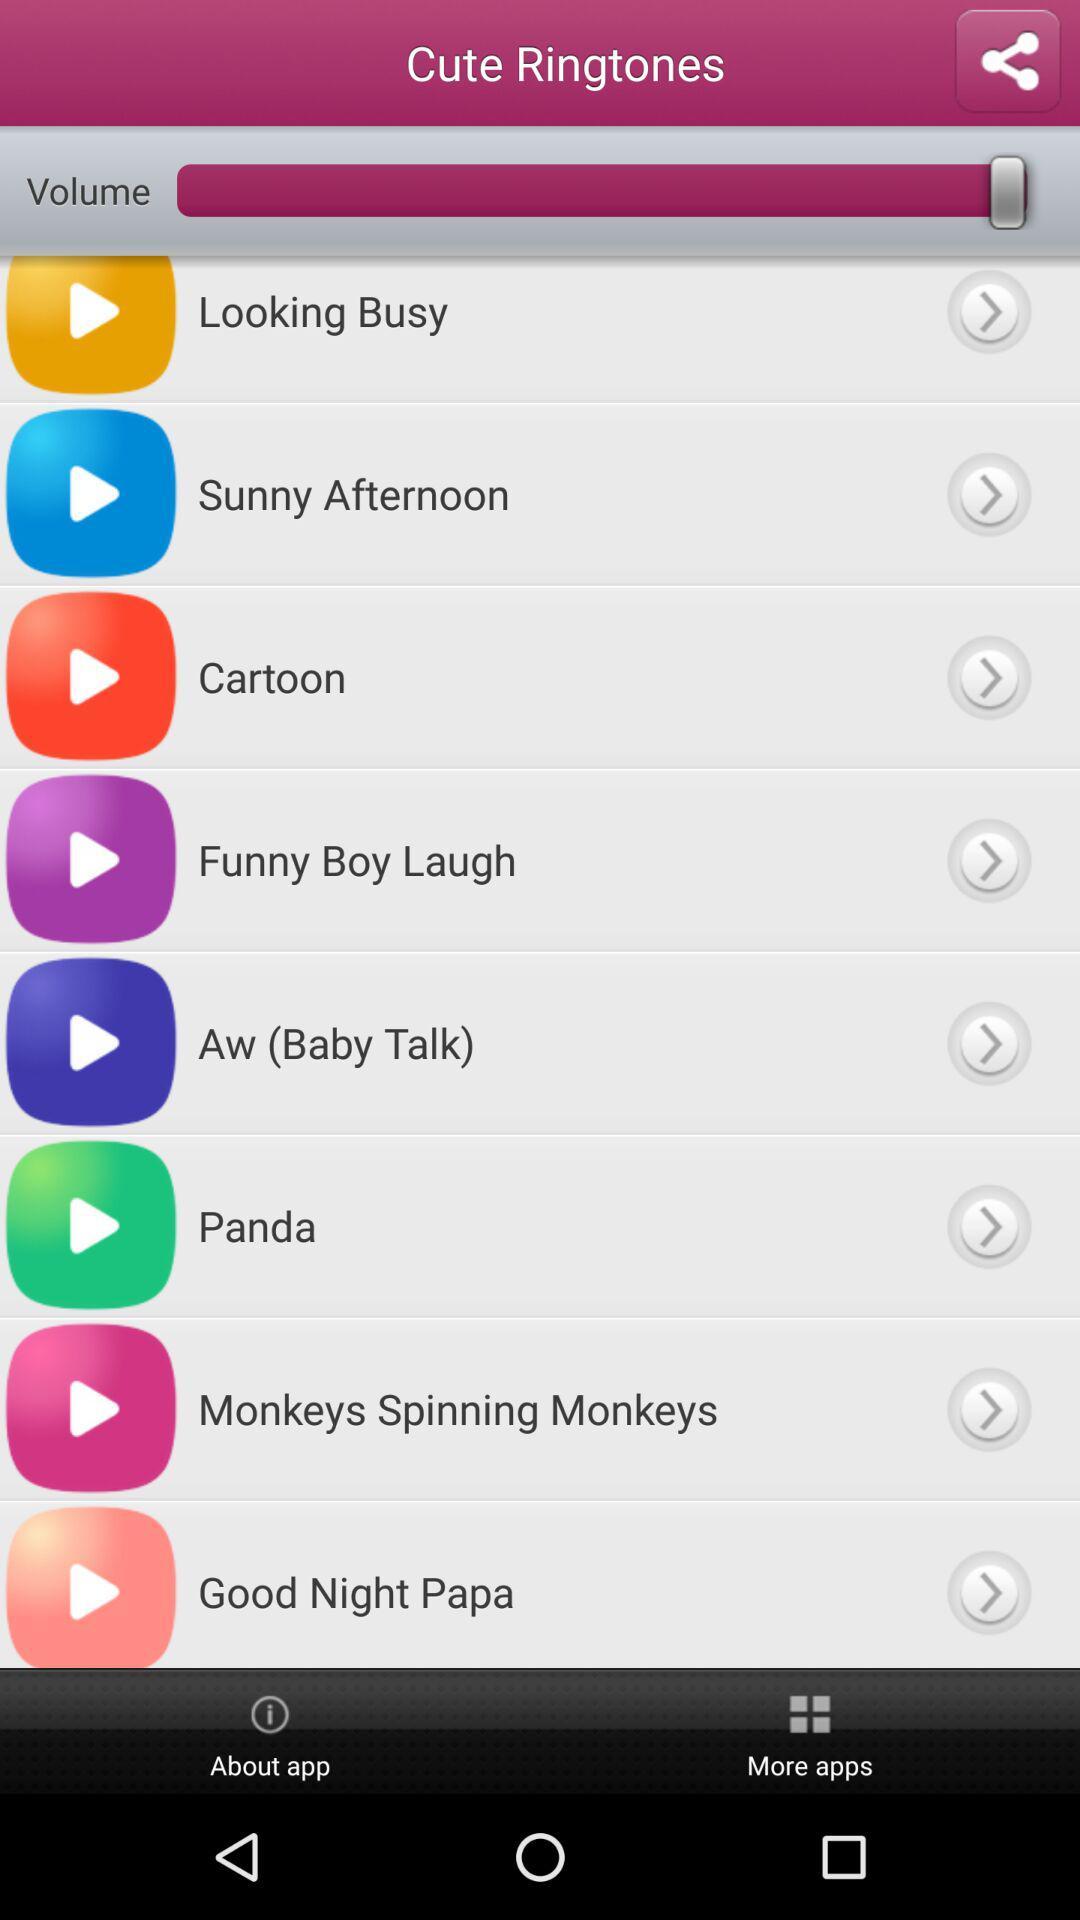  Describe the element at coordinates (1007, 62) in the screenshot. I see `setting page` at that location.